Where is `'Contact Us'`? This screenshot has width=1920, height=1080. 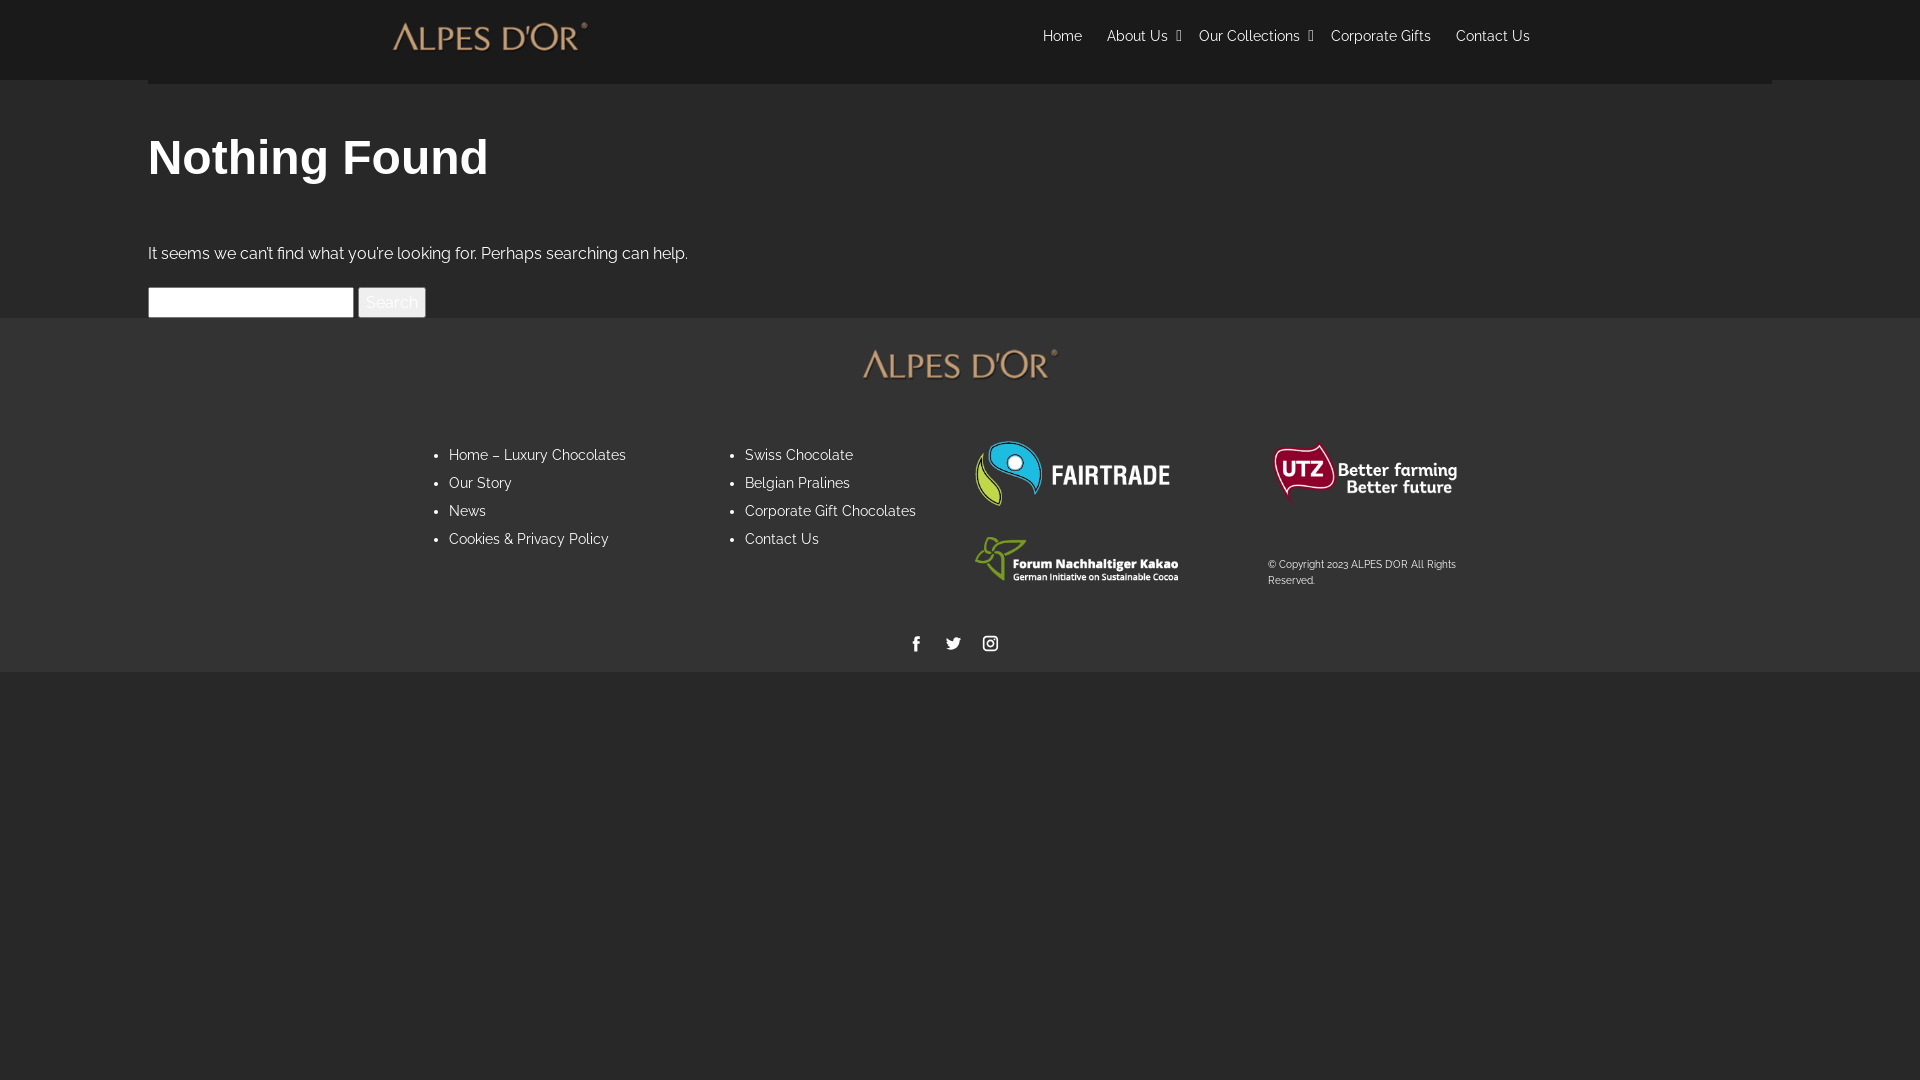
'Contact Us' is located at coordinates (780, 538).